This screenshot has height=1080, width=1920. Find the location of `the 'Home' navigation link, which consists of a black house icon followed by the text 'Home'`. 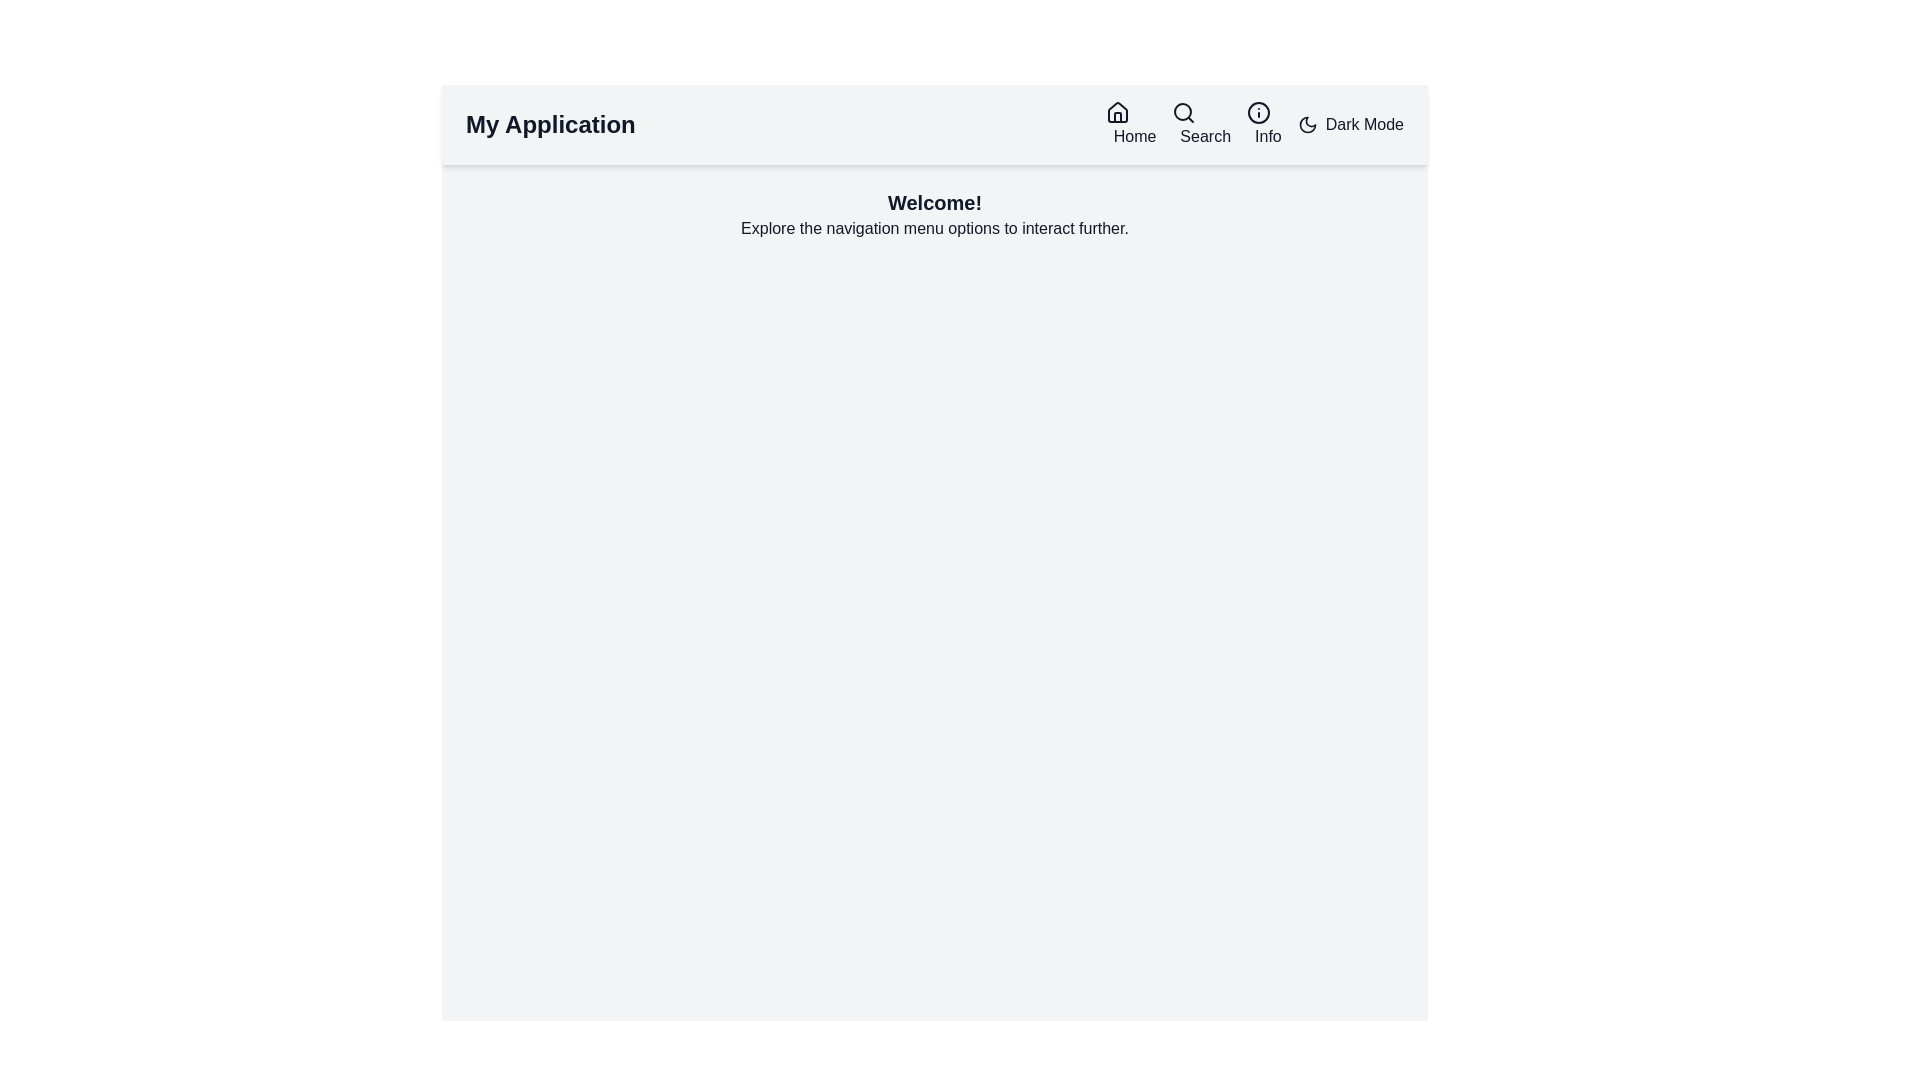

the 'Home' navigation link, which consists of a black house icon followed by the text 'Home' is located at coordinates (1131, 124).